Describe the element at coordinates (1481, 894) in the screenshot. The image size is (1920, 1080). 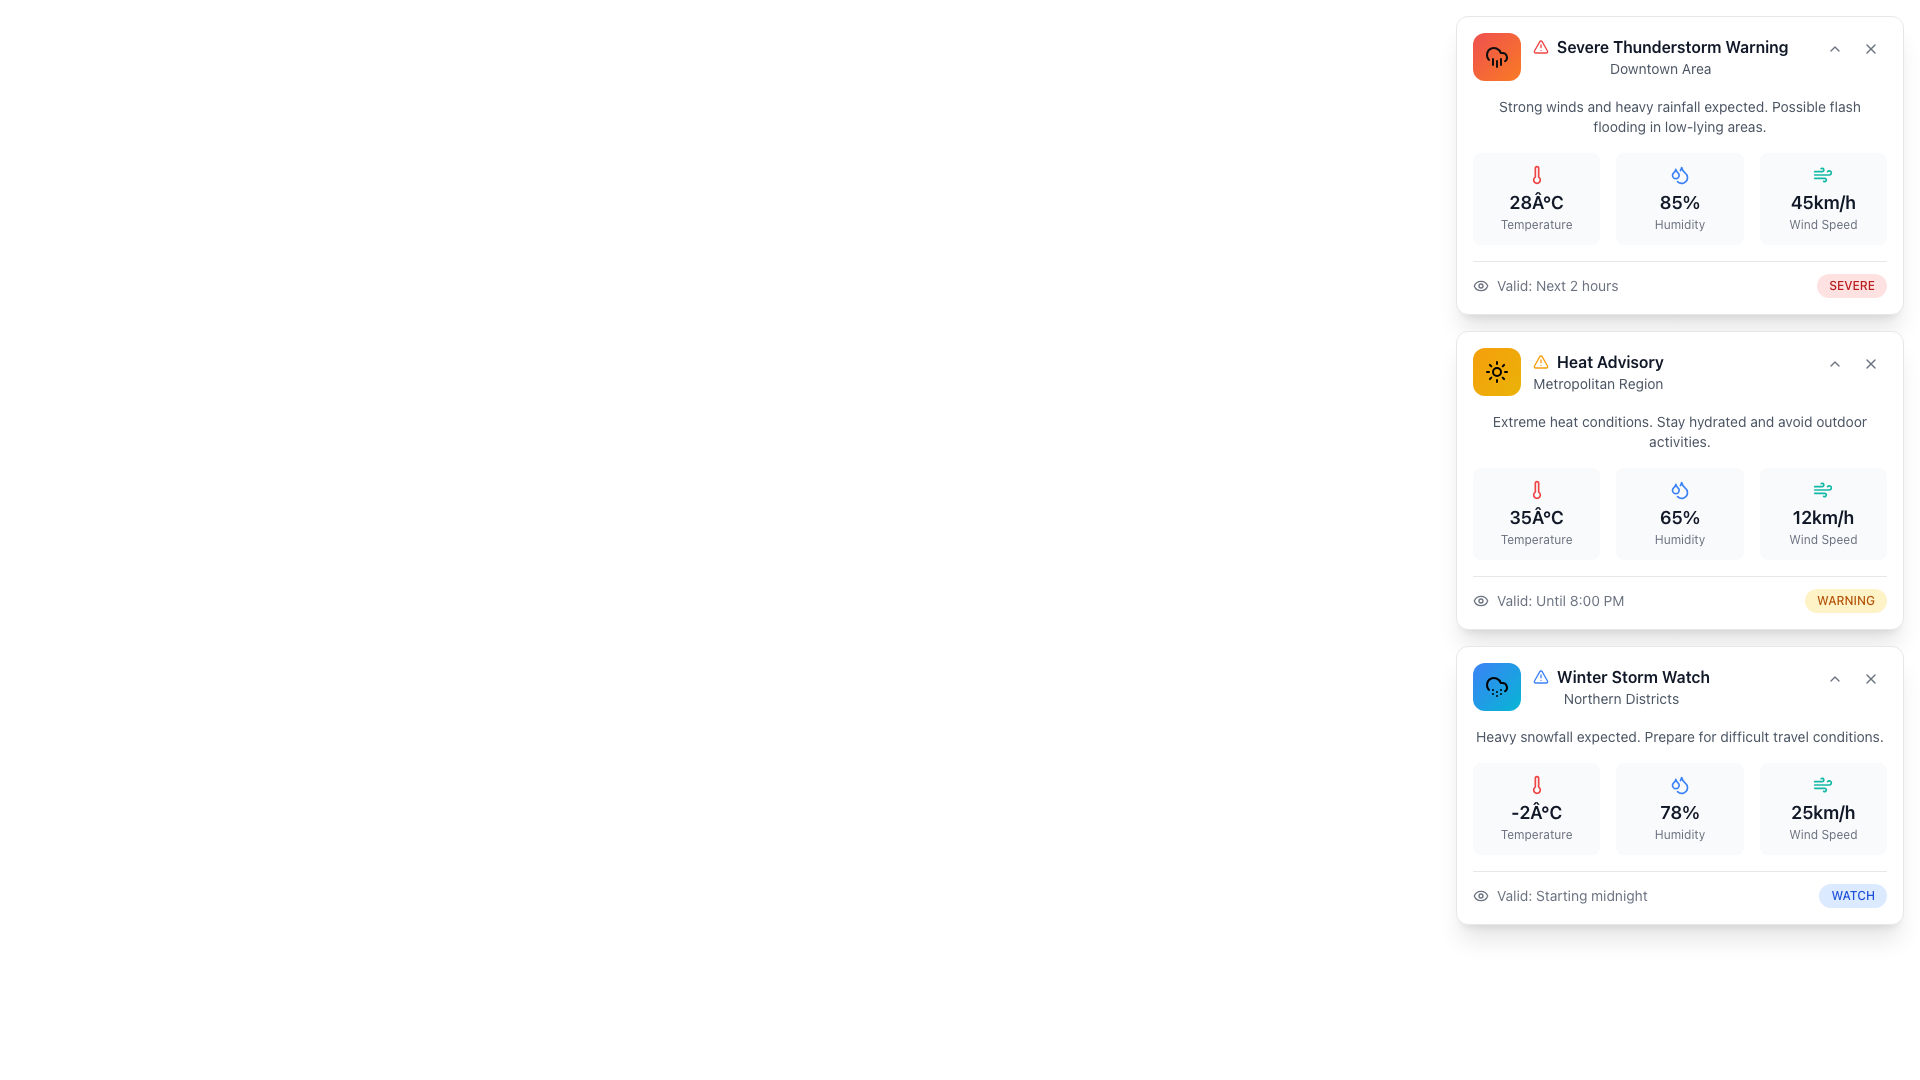
I see `the outer circular arc of the eye icon within the 'Winter Storm Watch' card, which serves a decorative purpose and indicates visibility features` at that location.